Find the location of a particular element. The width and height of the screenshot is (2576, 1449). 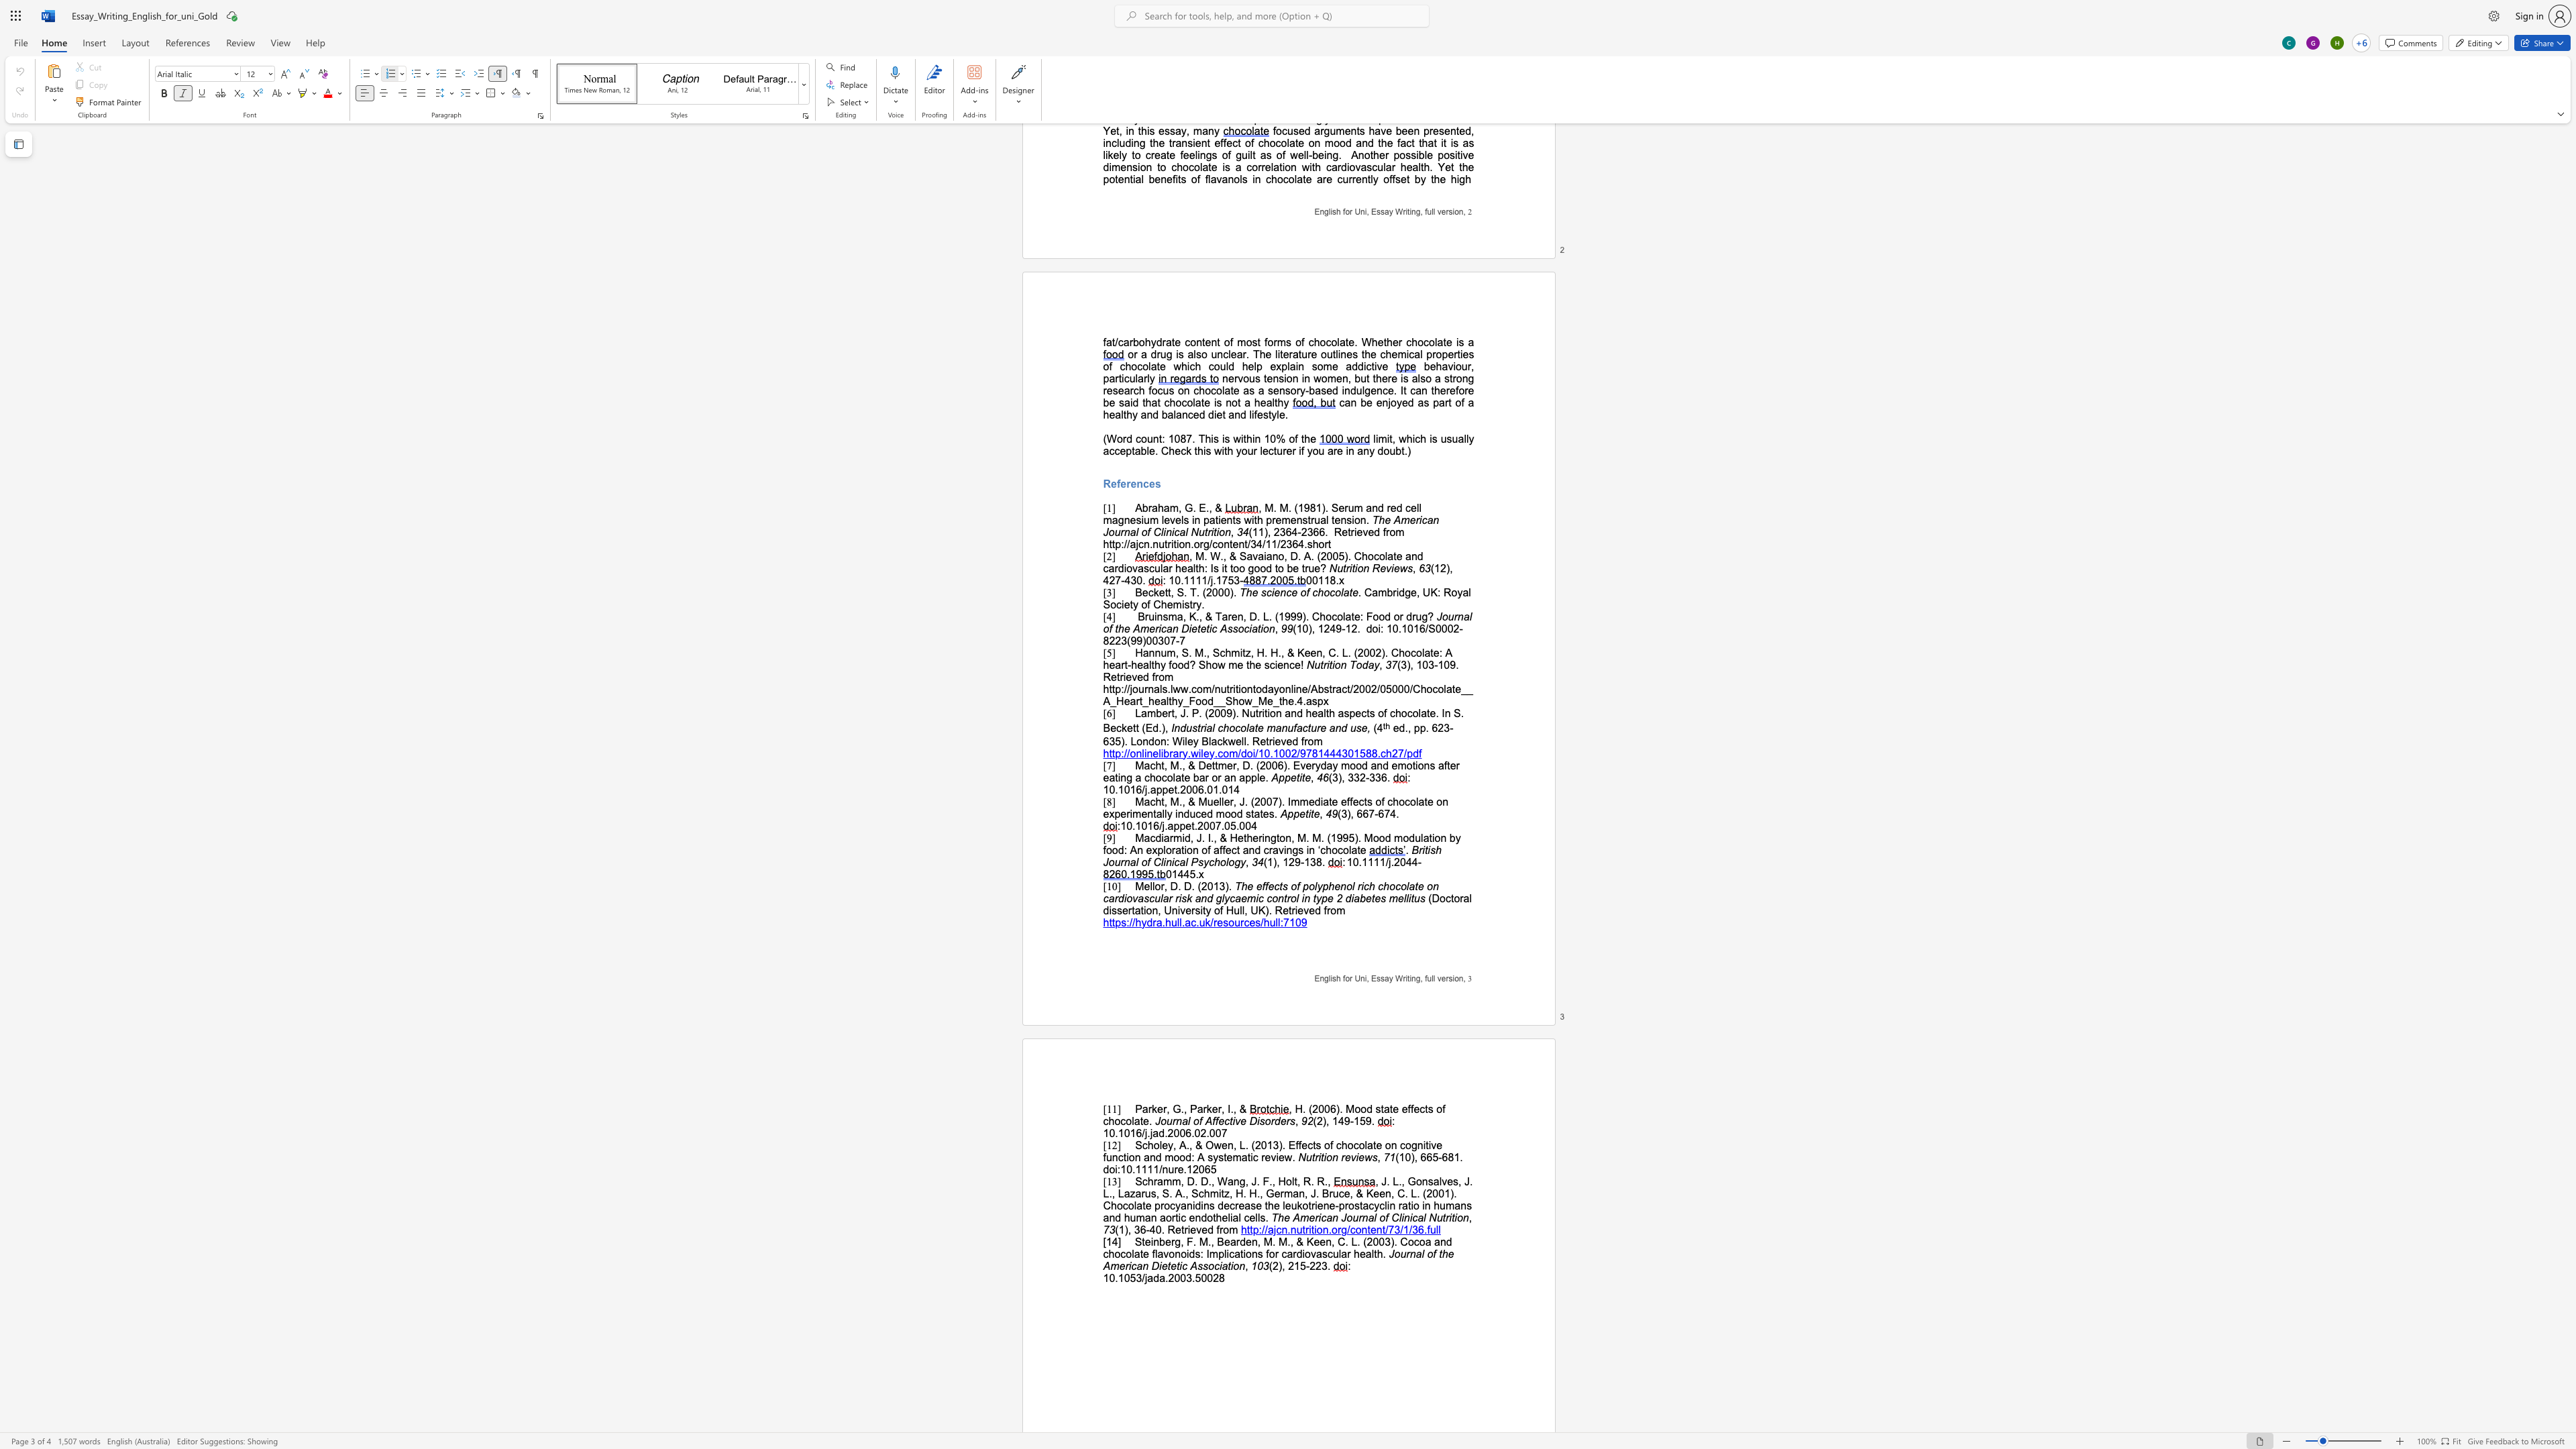

the space between the continuous character "R" and "e" in the text is located at coordinates (1173, 1228).